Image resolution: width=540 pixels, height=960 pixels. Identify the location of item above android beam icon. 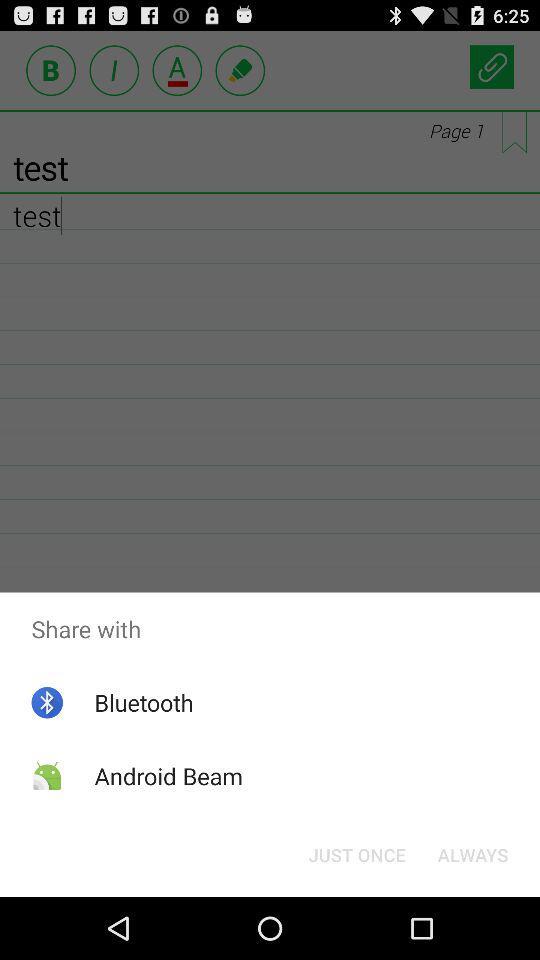
(143, 702).